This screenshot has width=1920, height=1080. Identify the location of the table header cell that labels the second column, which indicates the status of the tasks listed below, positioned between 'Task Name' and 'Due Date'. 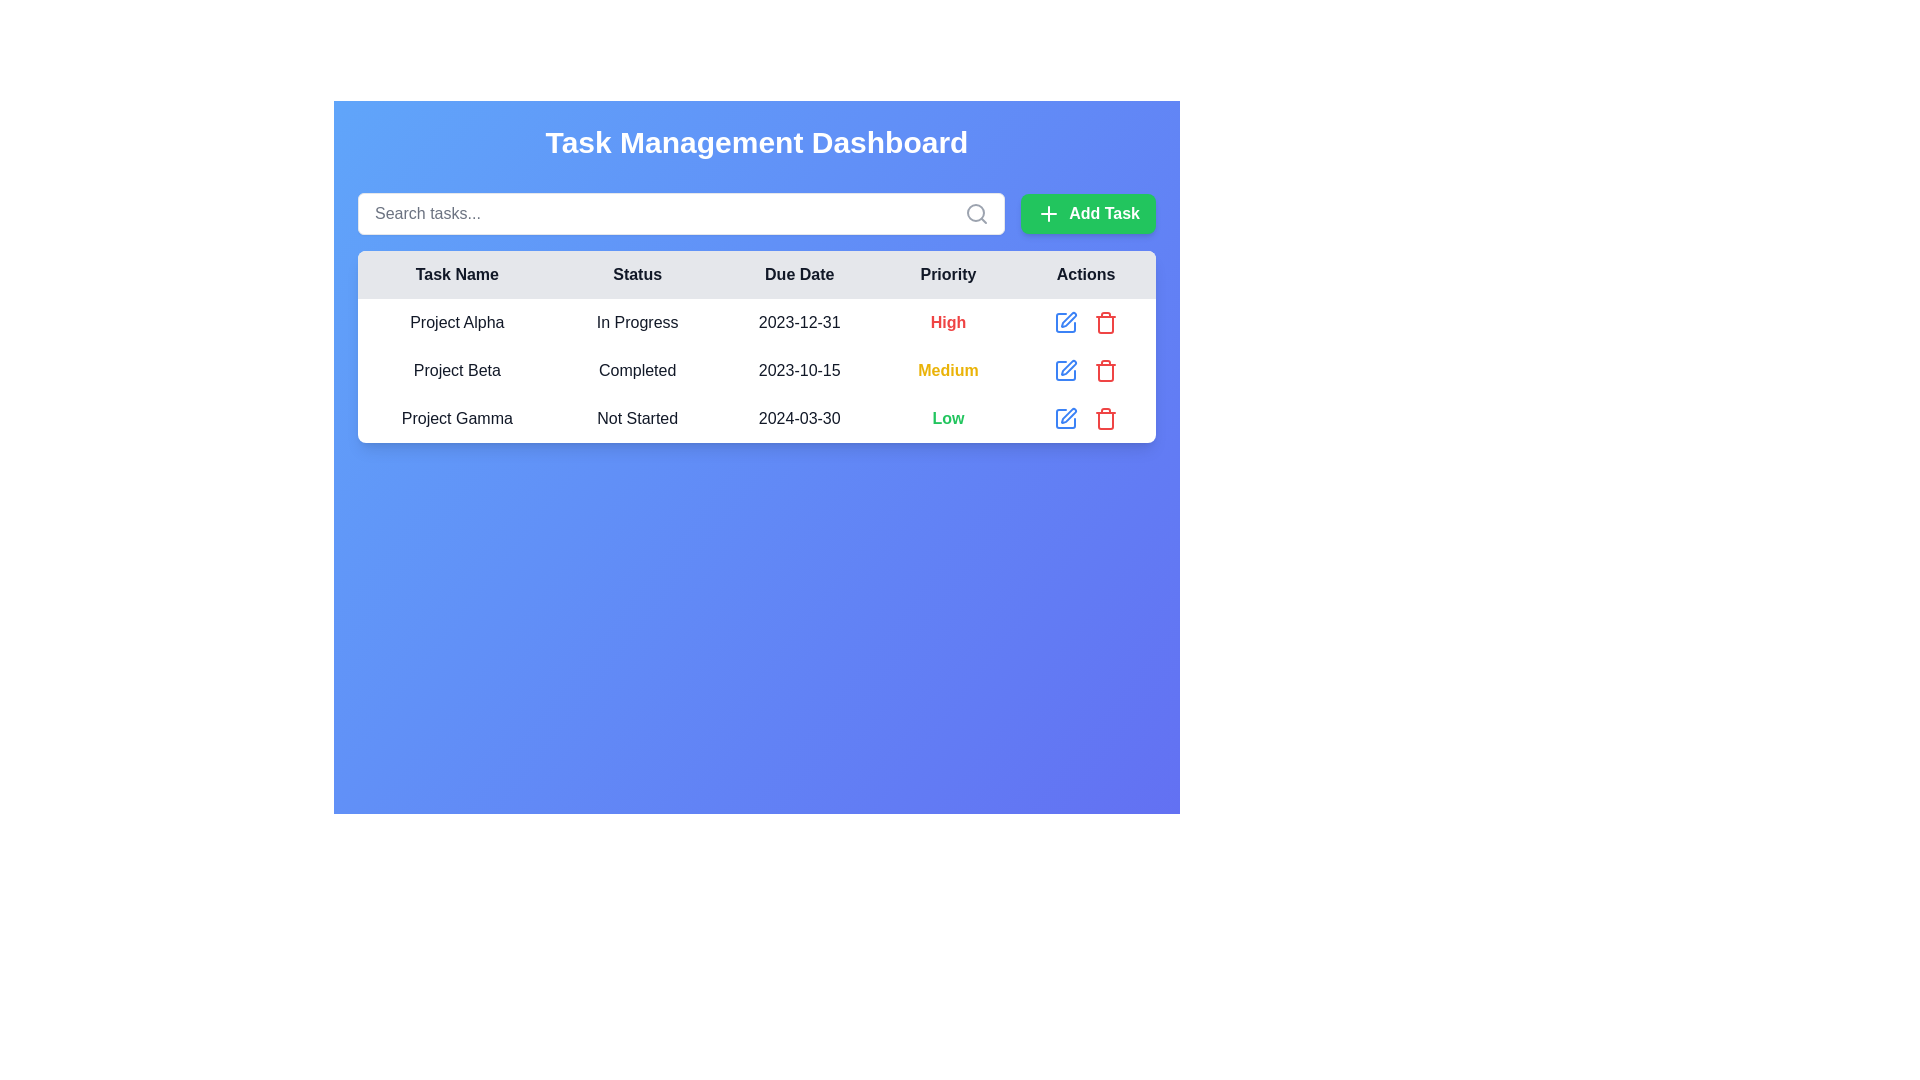
(636, 274).